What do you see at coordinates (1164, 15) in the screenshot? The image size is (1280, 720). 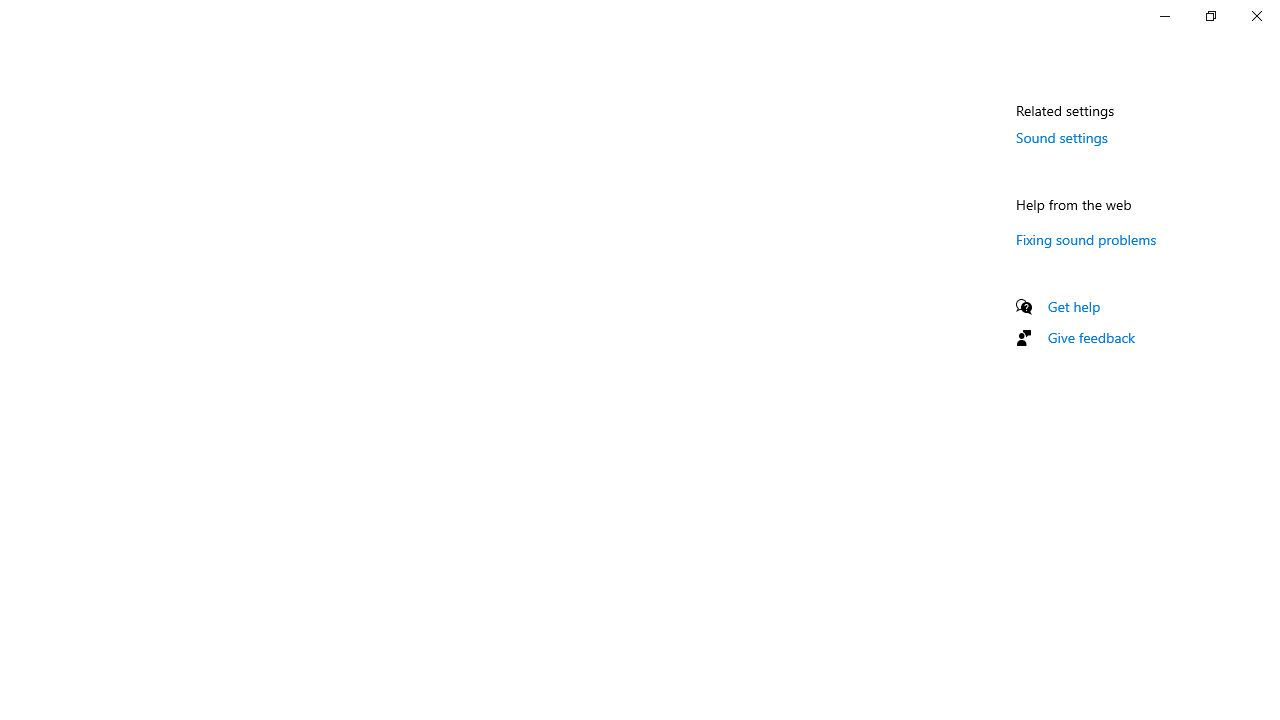 I see `'Minimize Settings'` at bounding box center [1164, 15].